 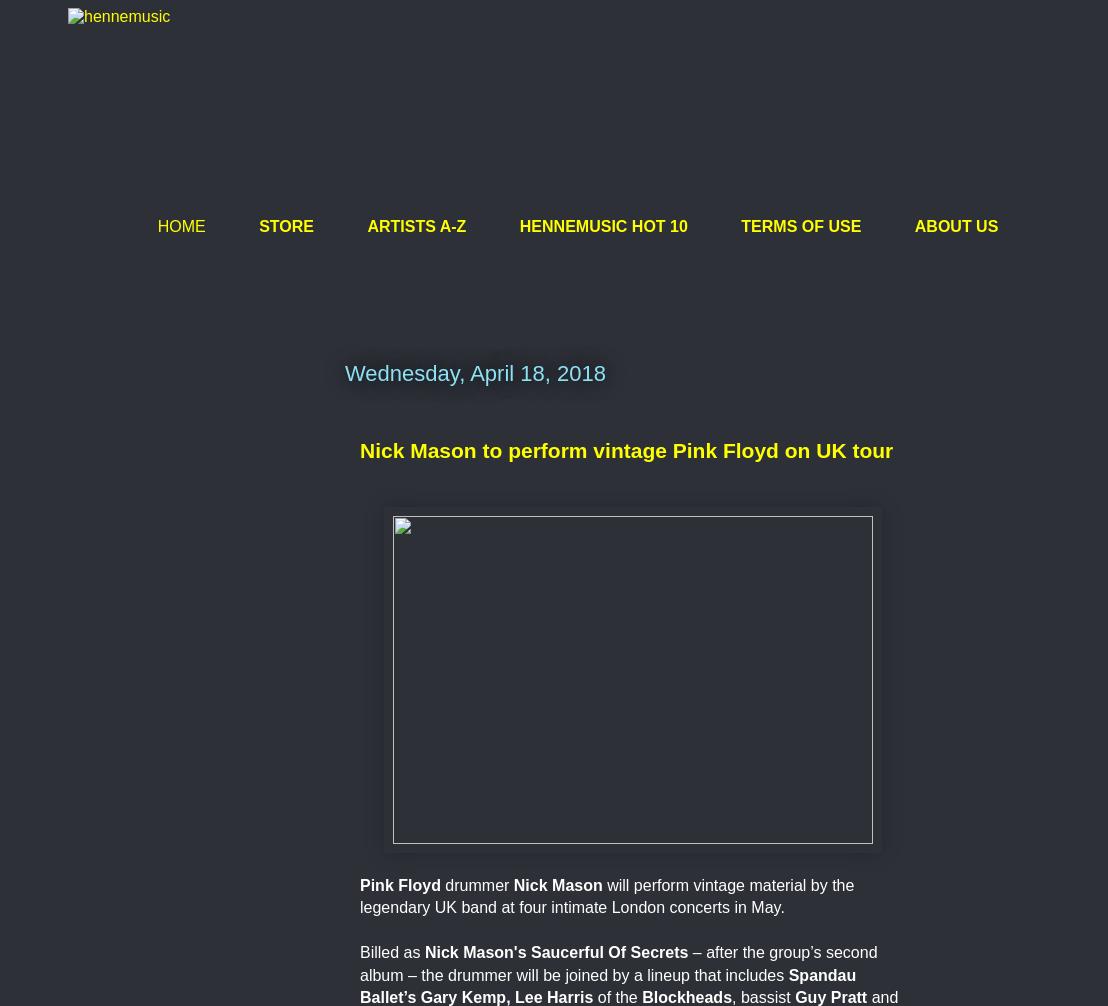 What do you see at coordinates (416, 225) in the screenshot?
I see `'ARTISTS A-Z'` at bounding box center [416, 225].